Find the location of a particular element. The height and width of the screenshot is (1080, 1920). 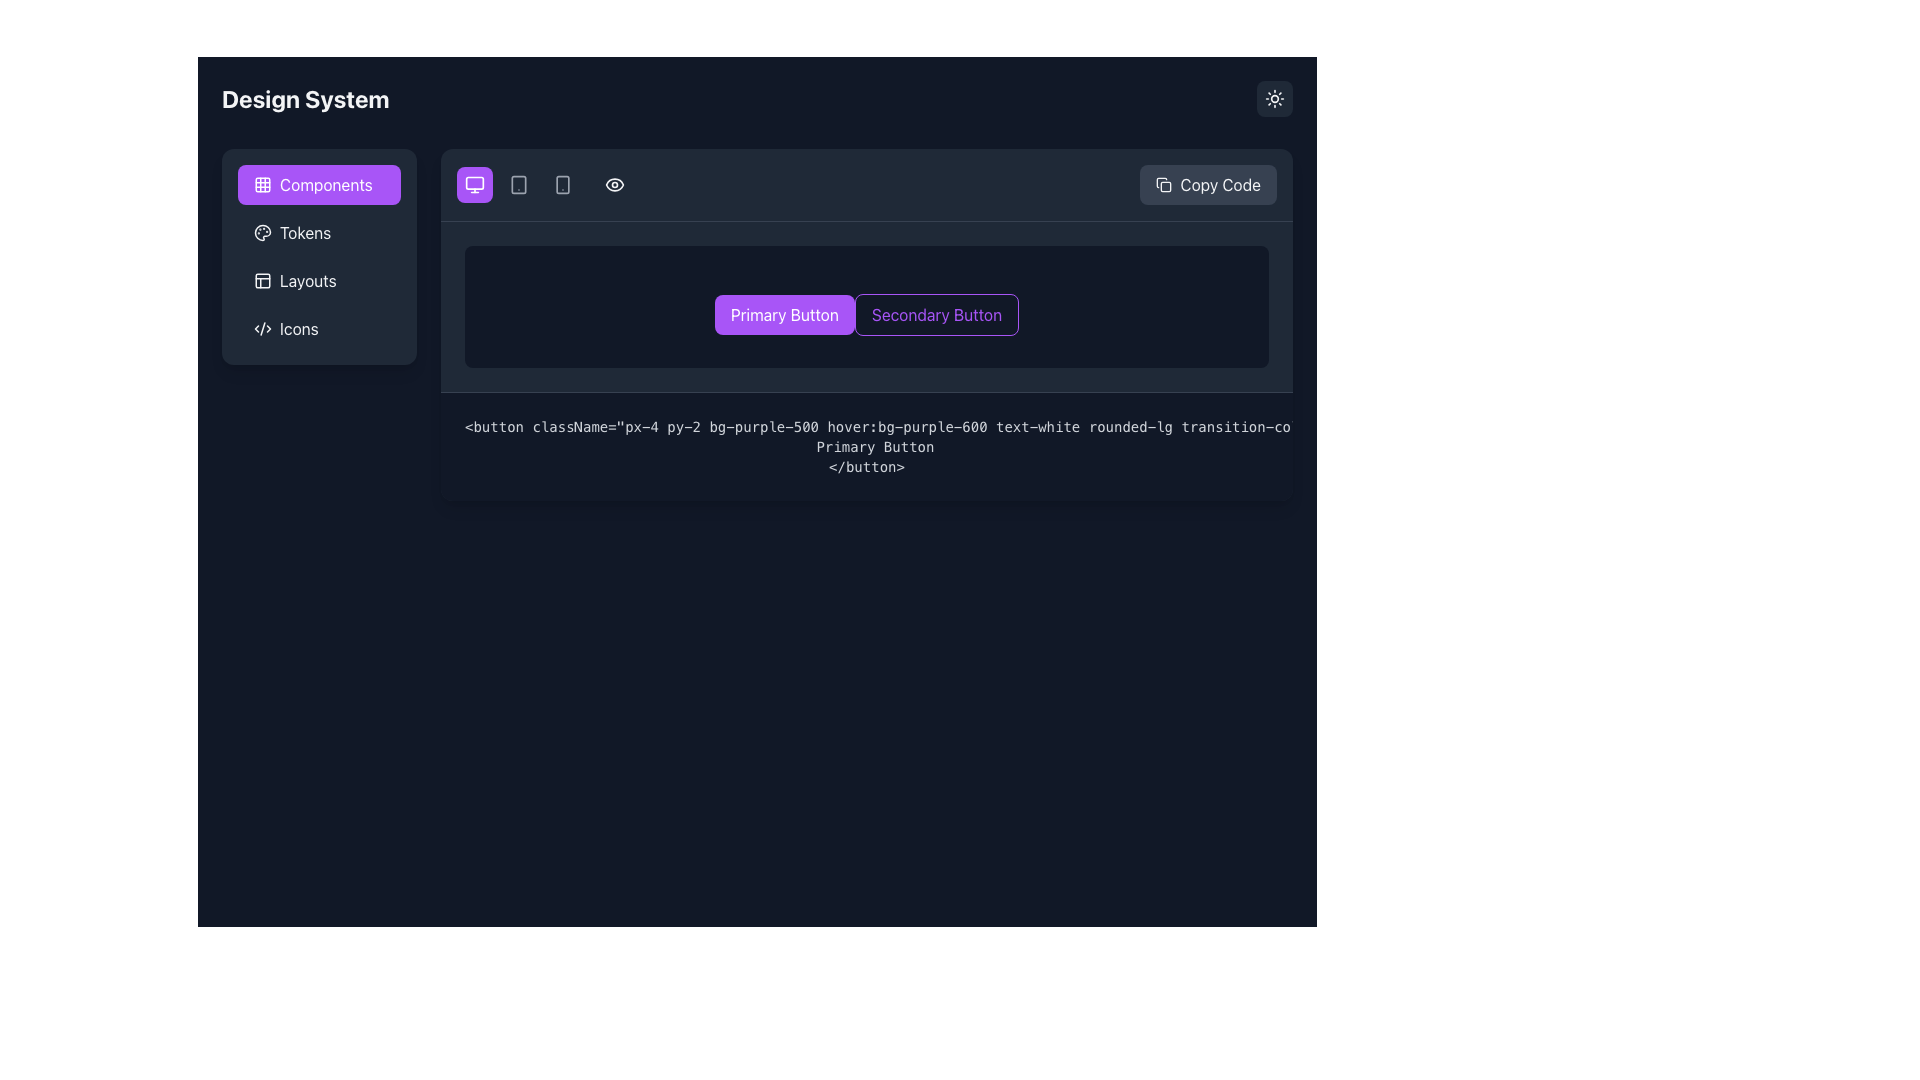

the 'Tokens' menu item located between 'Components' above and 'Layouts' below is located at coordinates (318, 231).